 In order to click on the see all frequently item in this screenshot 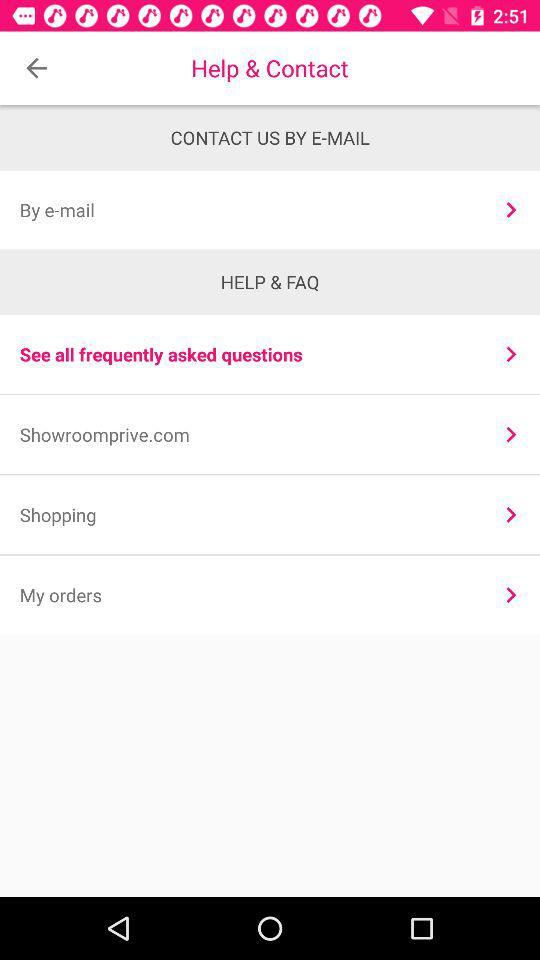, I will do `click(247, 354)`.